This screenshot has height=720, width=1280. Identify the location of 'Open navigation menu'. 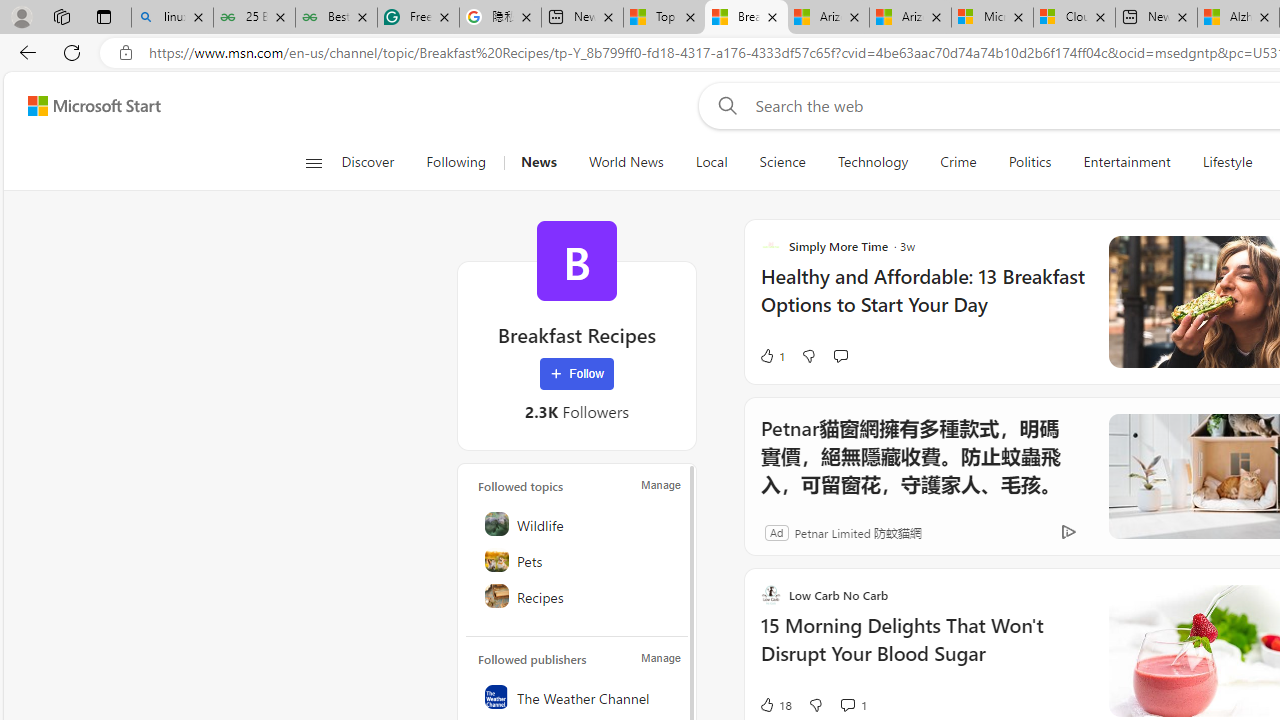
(312, 162).